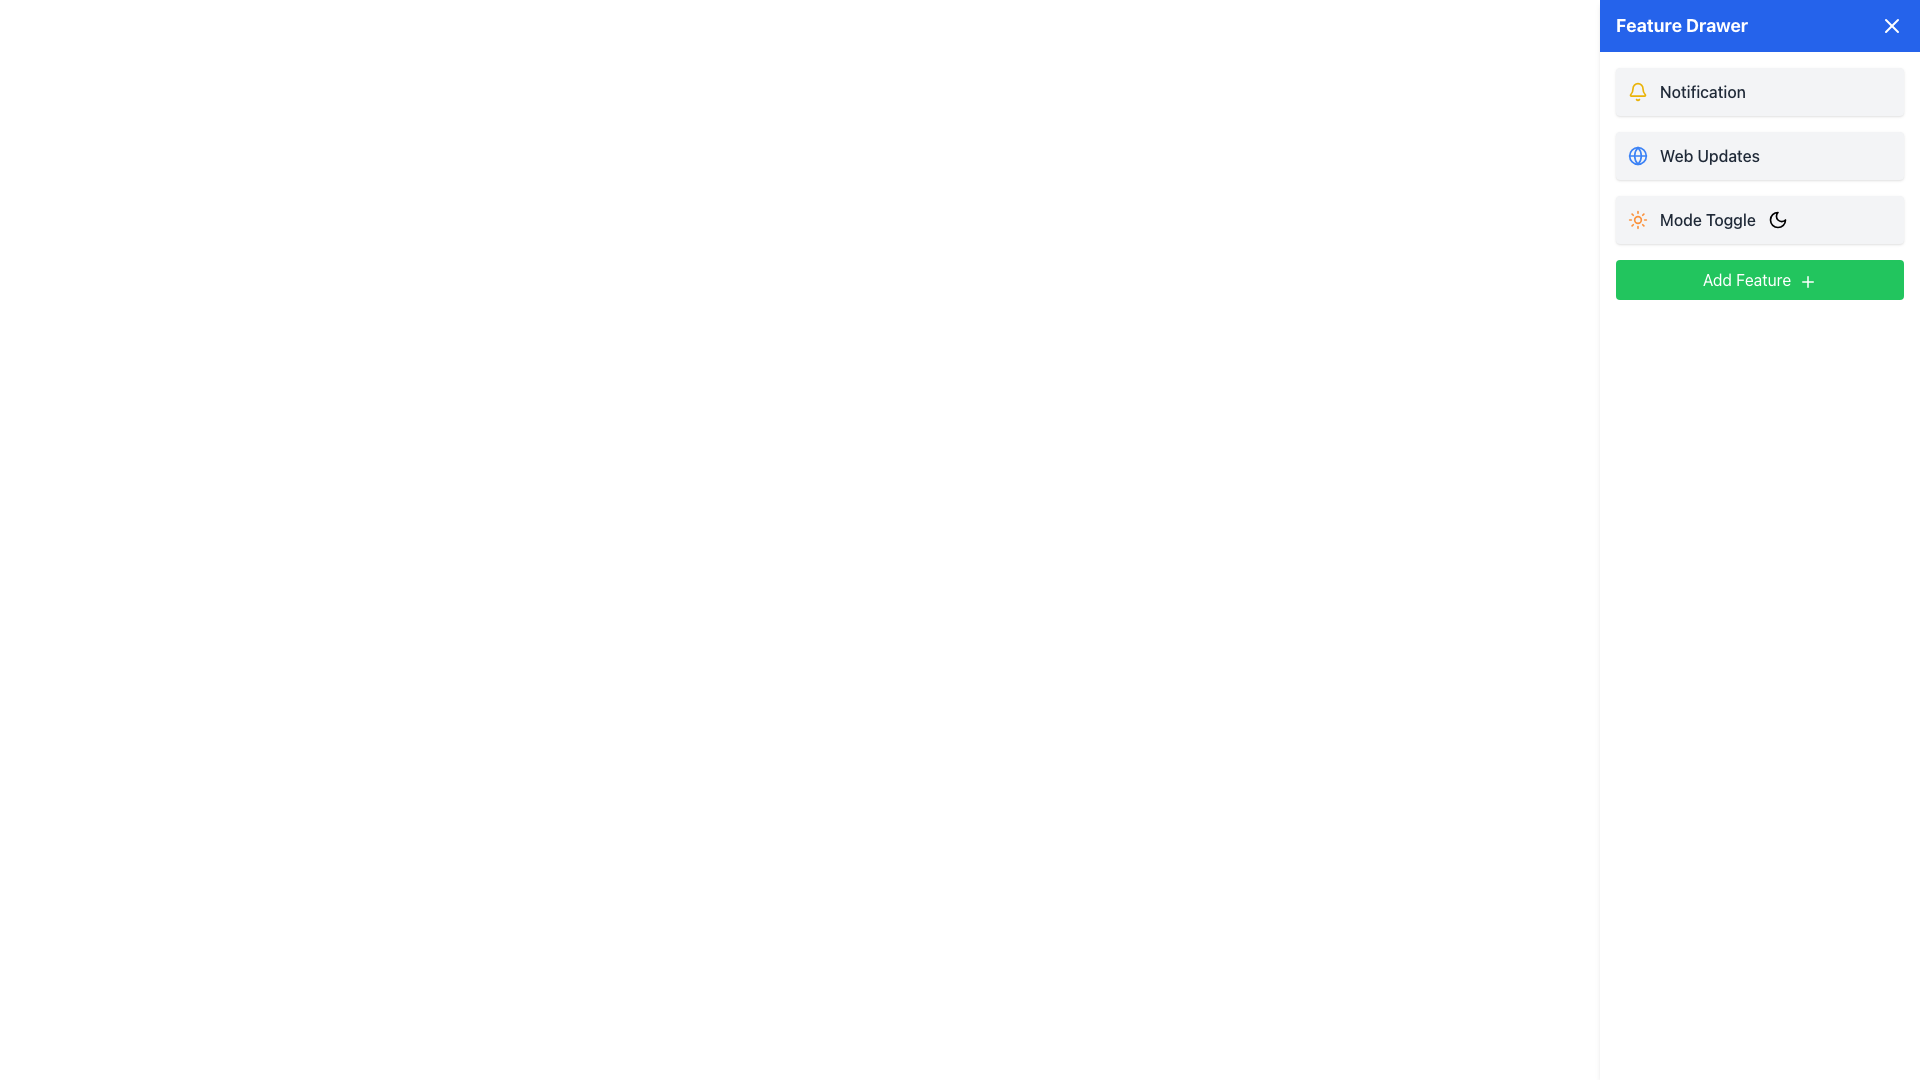 The height and width of the screenshot is (1080, 1920). Describe the element at coordinates (1777, 219) in the screenshot. I see `the crescent moon icon located in the 'Mode Toggle' section of the feature drawer in the top-right area of the application interface` at that location.